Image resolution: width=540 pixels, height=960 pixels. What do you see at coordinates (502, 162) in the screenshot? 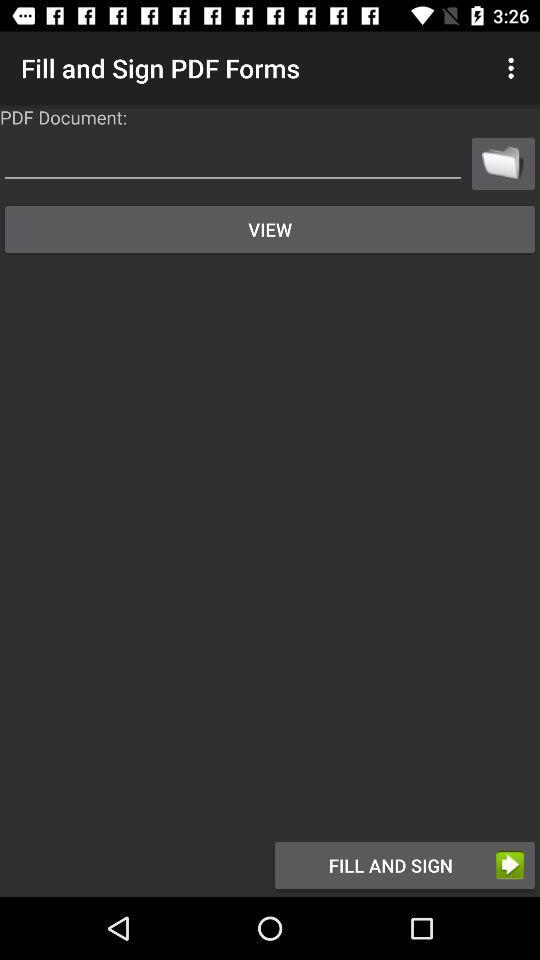
I see `the folder icon` at bounding box center [502, 162].